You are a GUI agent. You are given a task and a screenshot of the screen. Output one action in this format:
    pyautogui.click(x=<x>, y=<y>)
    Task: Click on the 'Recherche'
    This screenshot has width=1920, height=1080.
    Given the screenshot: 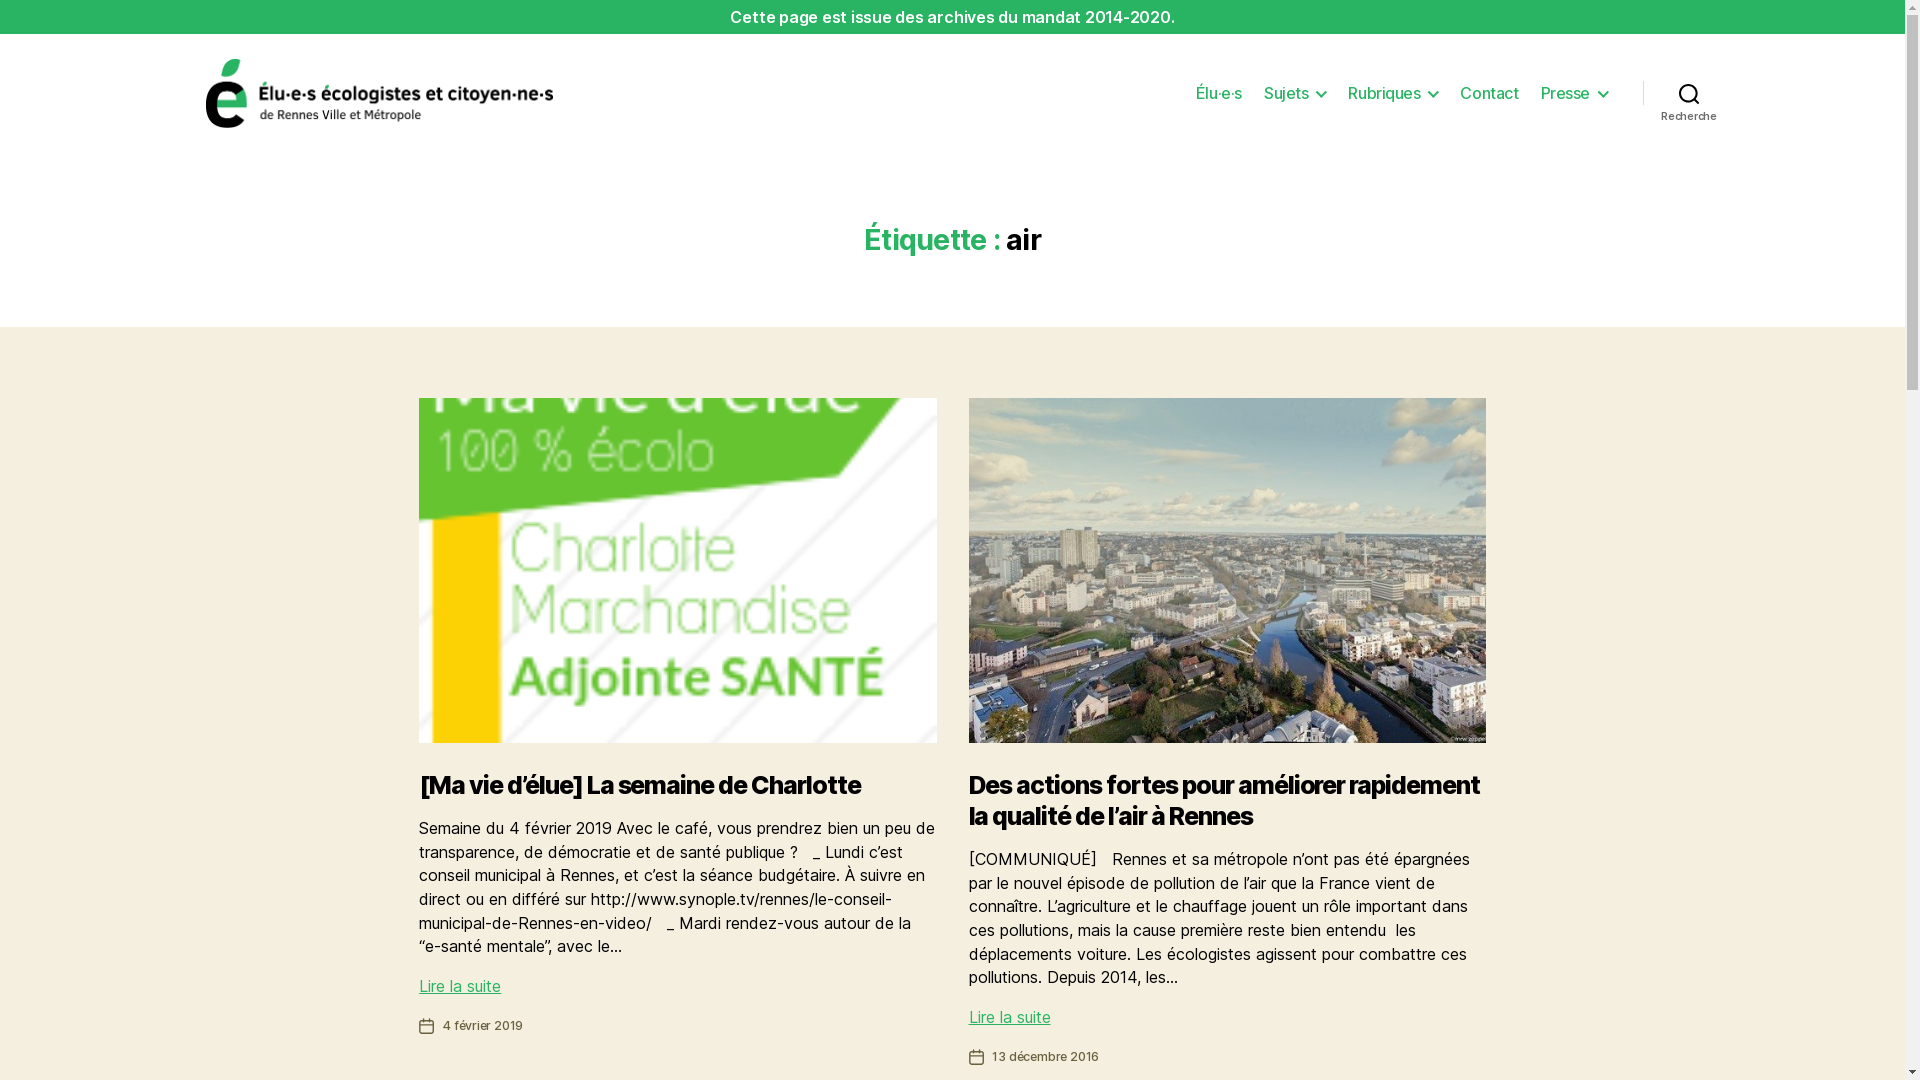 What is the action you would take?
    pyautogui.click(x=1688, y=93)
    